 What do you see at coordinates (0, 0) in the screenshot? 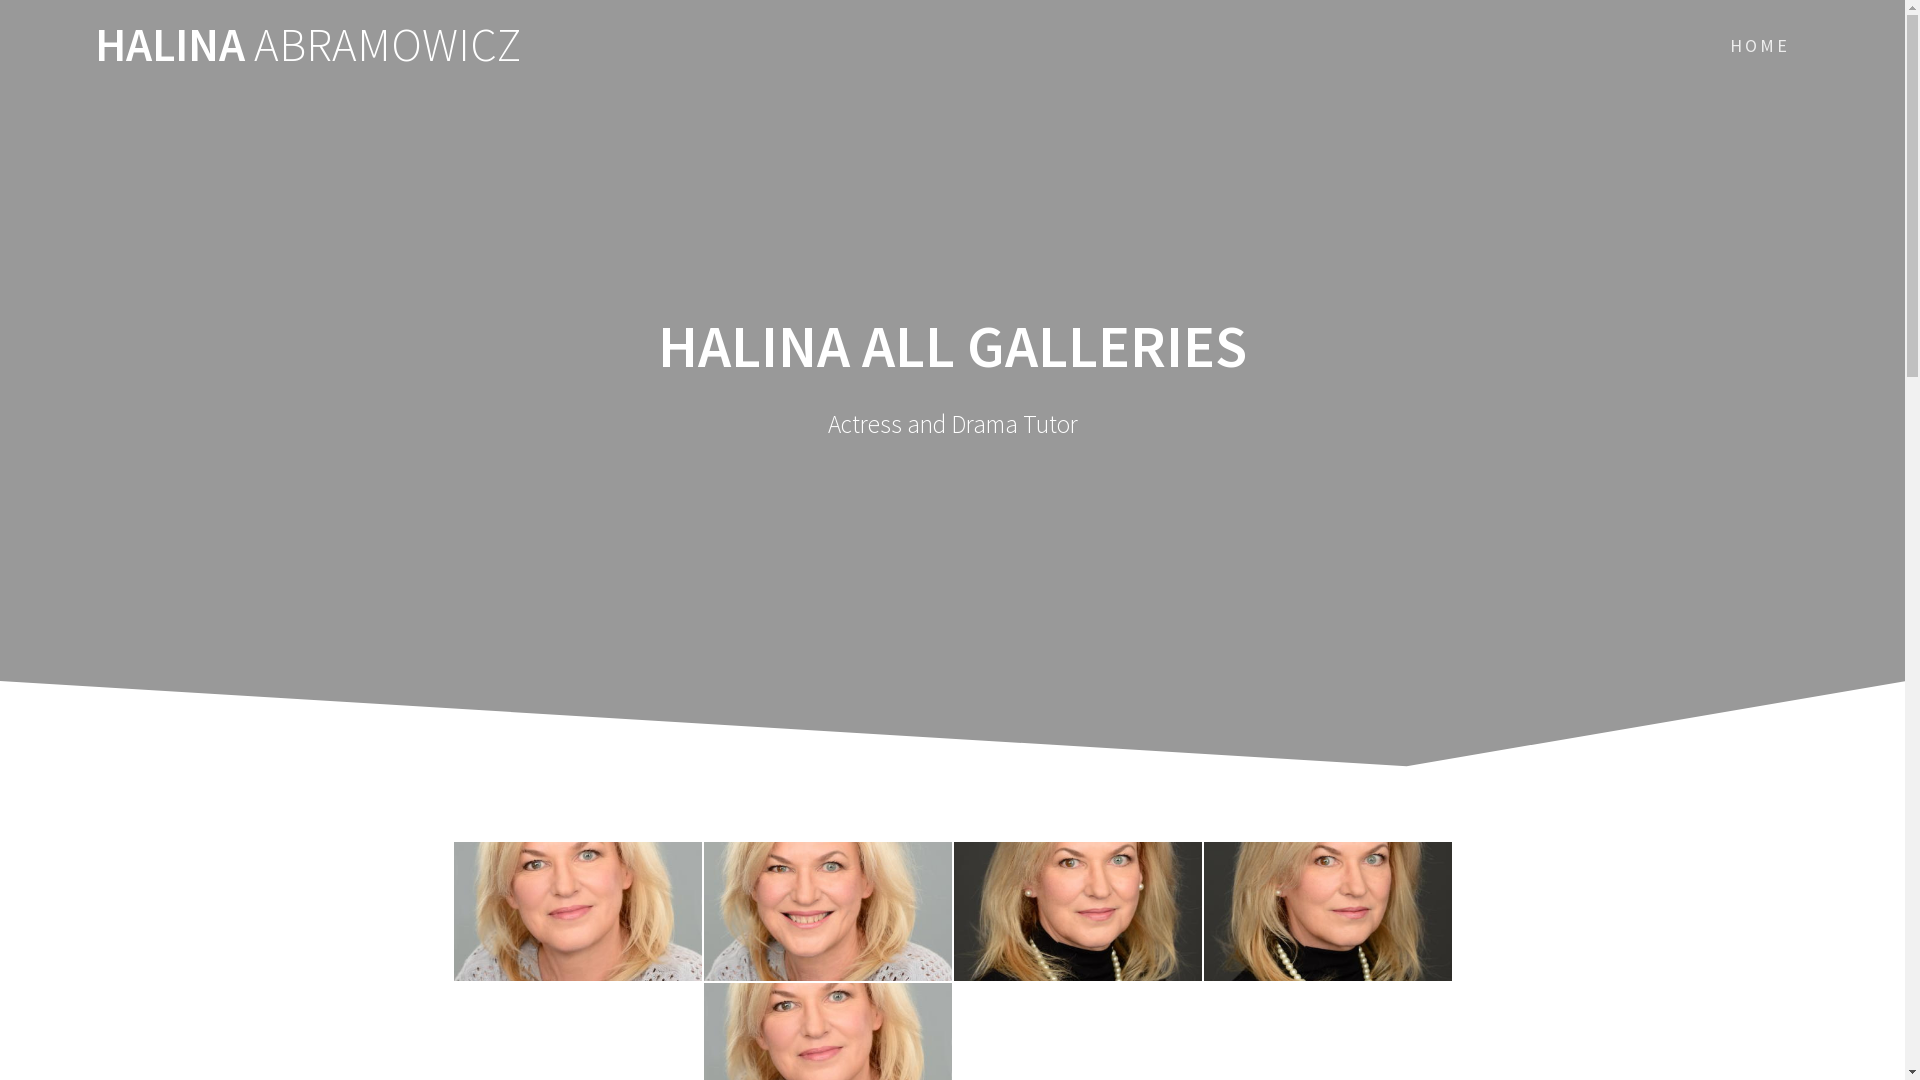
I see `'Skip to content'` at bounding box center [0, 0].